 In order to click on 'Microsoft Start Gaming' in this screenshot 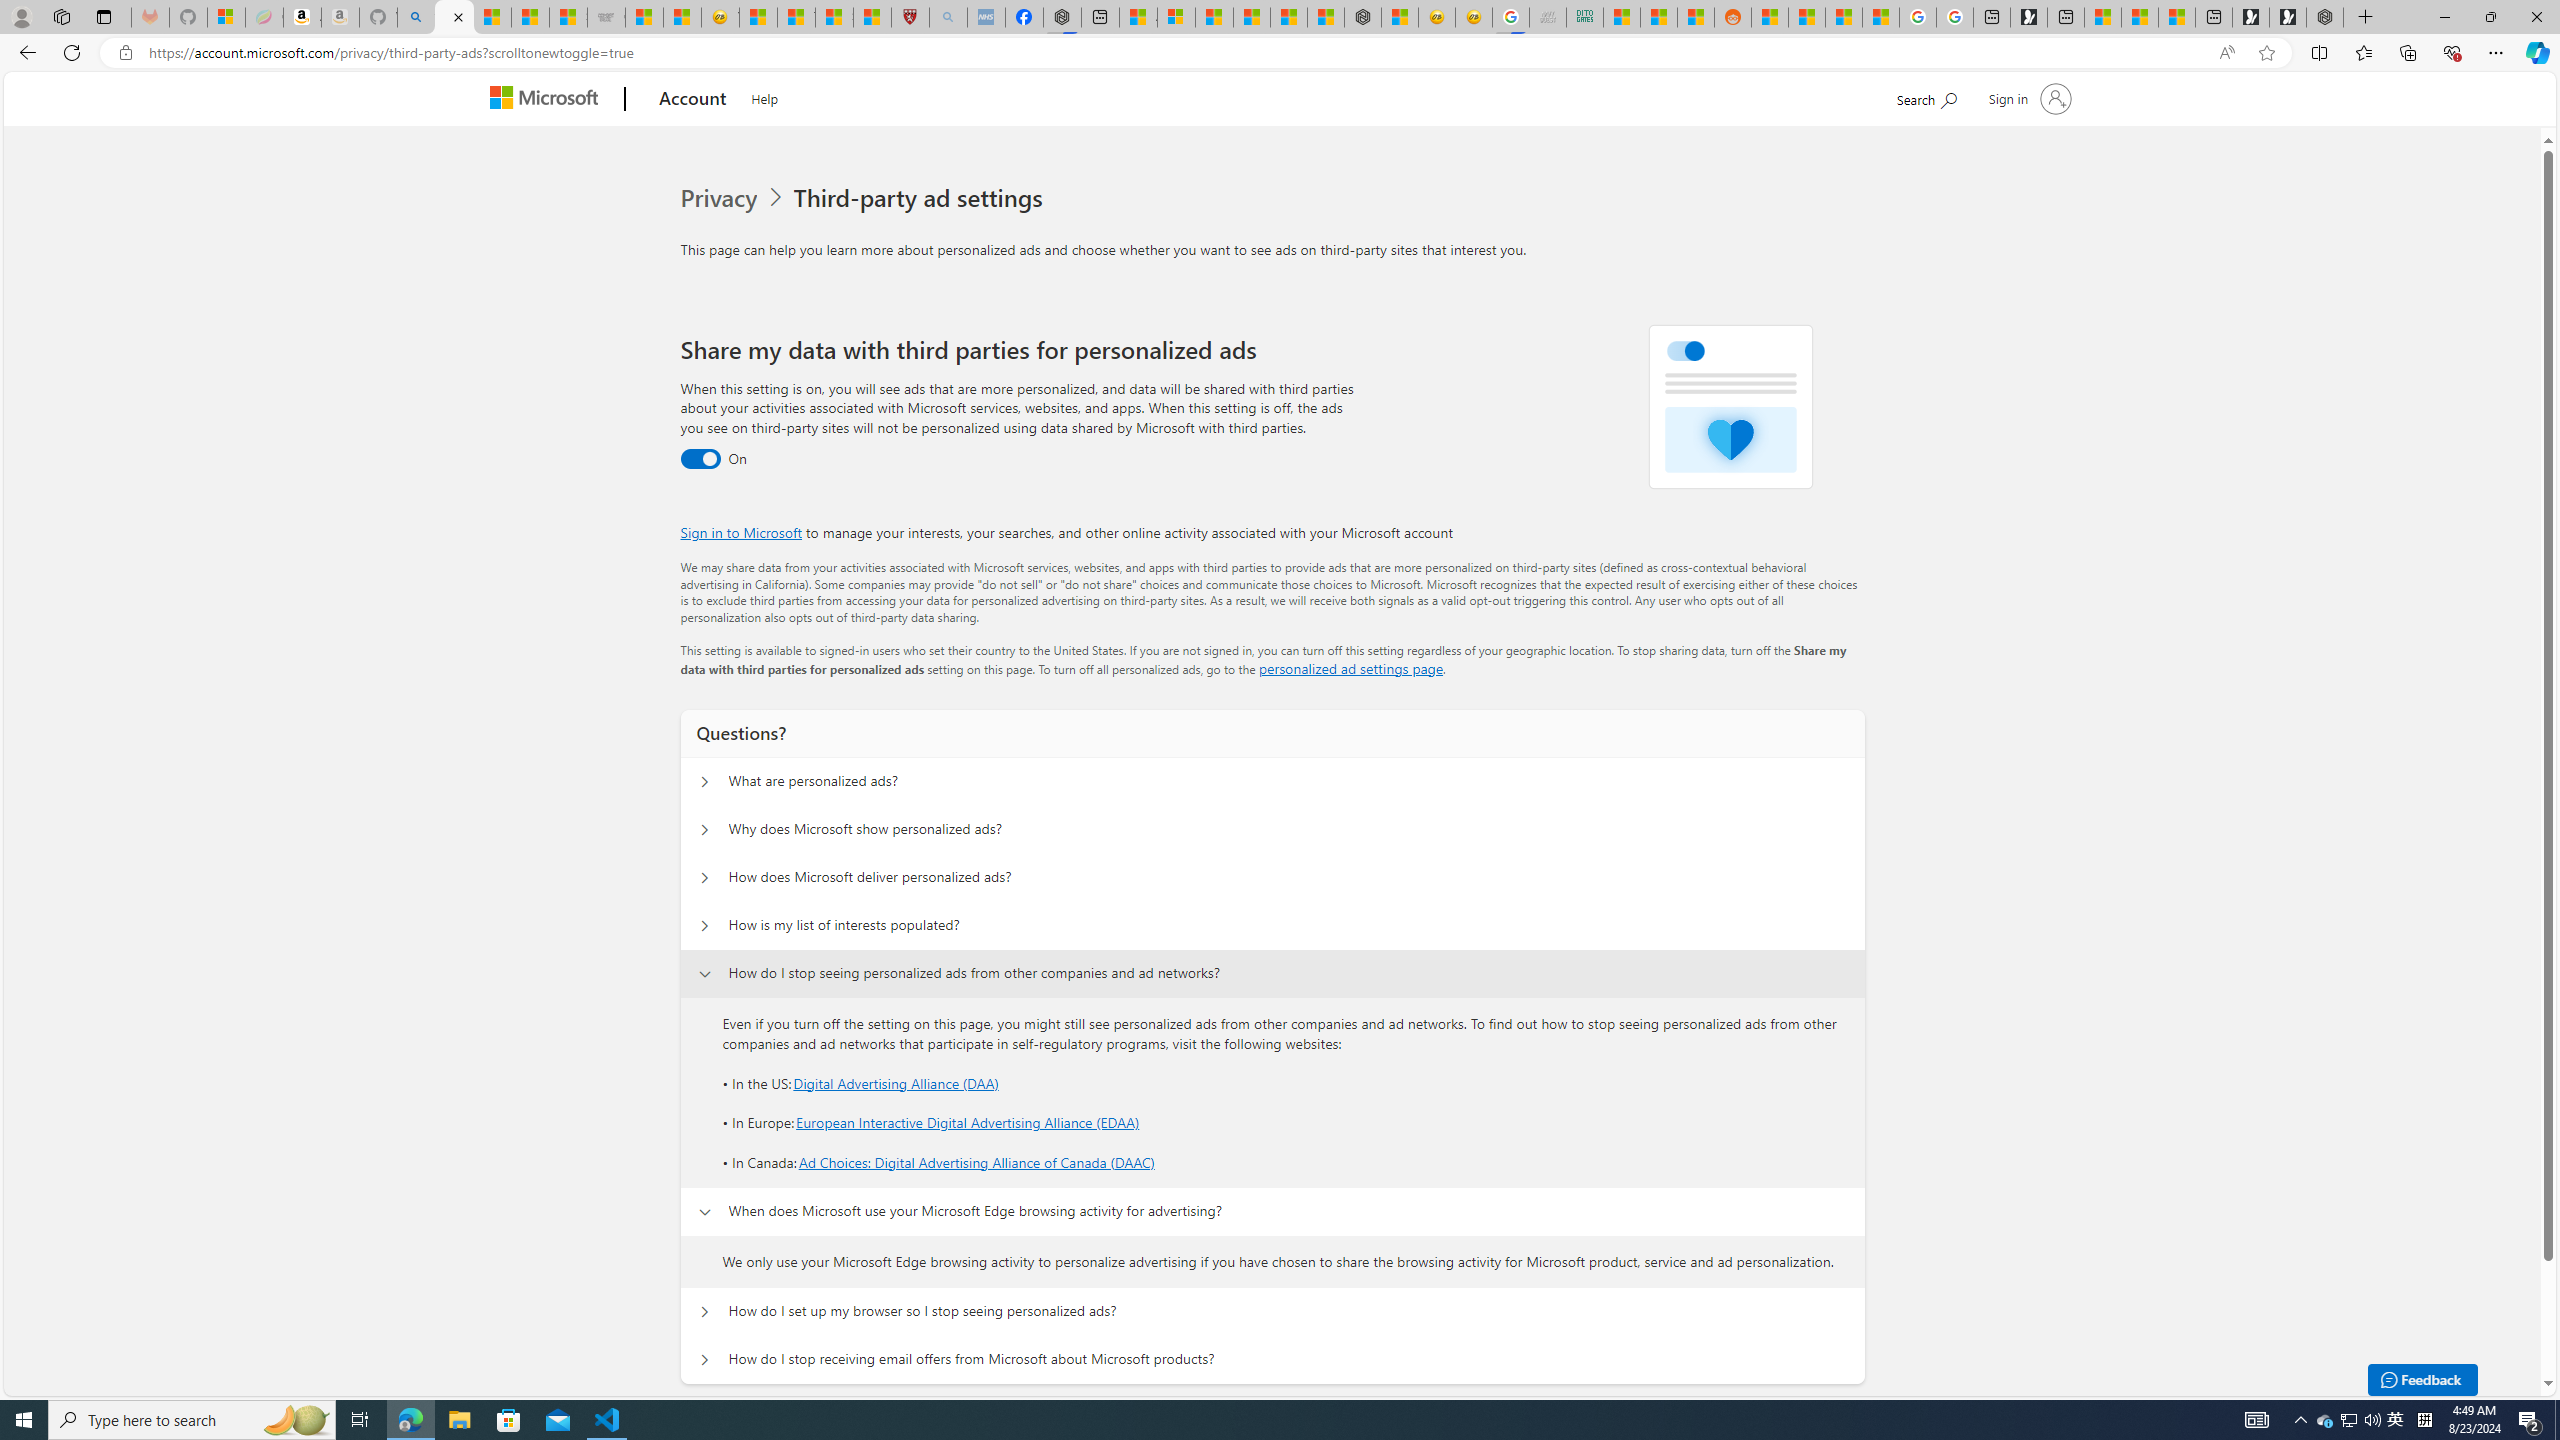, I will do `click(2027, 16)`.